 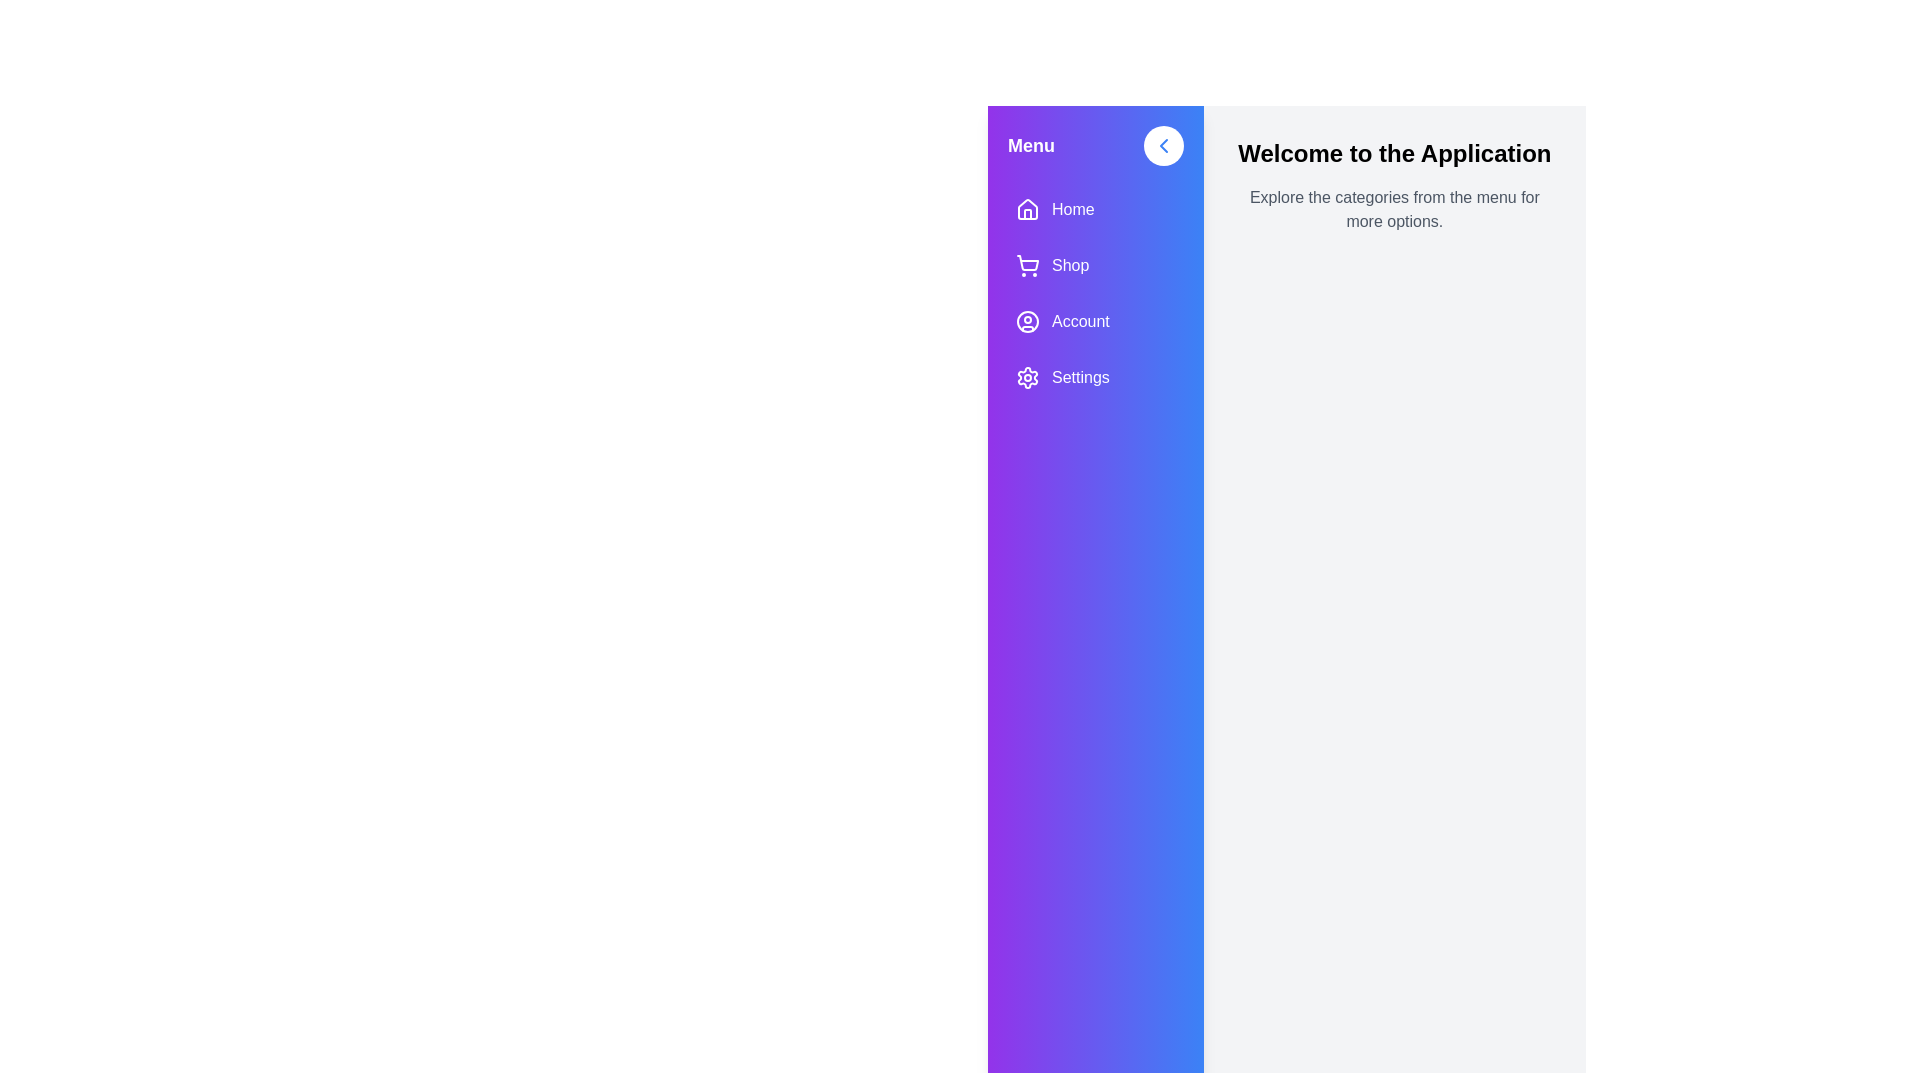 I want to click on the circular user figure icon within the 'Account' menu option on the left-side navigation bar, which is styled with a white color against a vibrant gradient background of purple and blue hues, so click(x=1027, y=320).